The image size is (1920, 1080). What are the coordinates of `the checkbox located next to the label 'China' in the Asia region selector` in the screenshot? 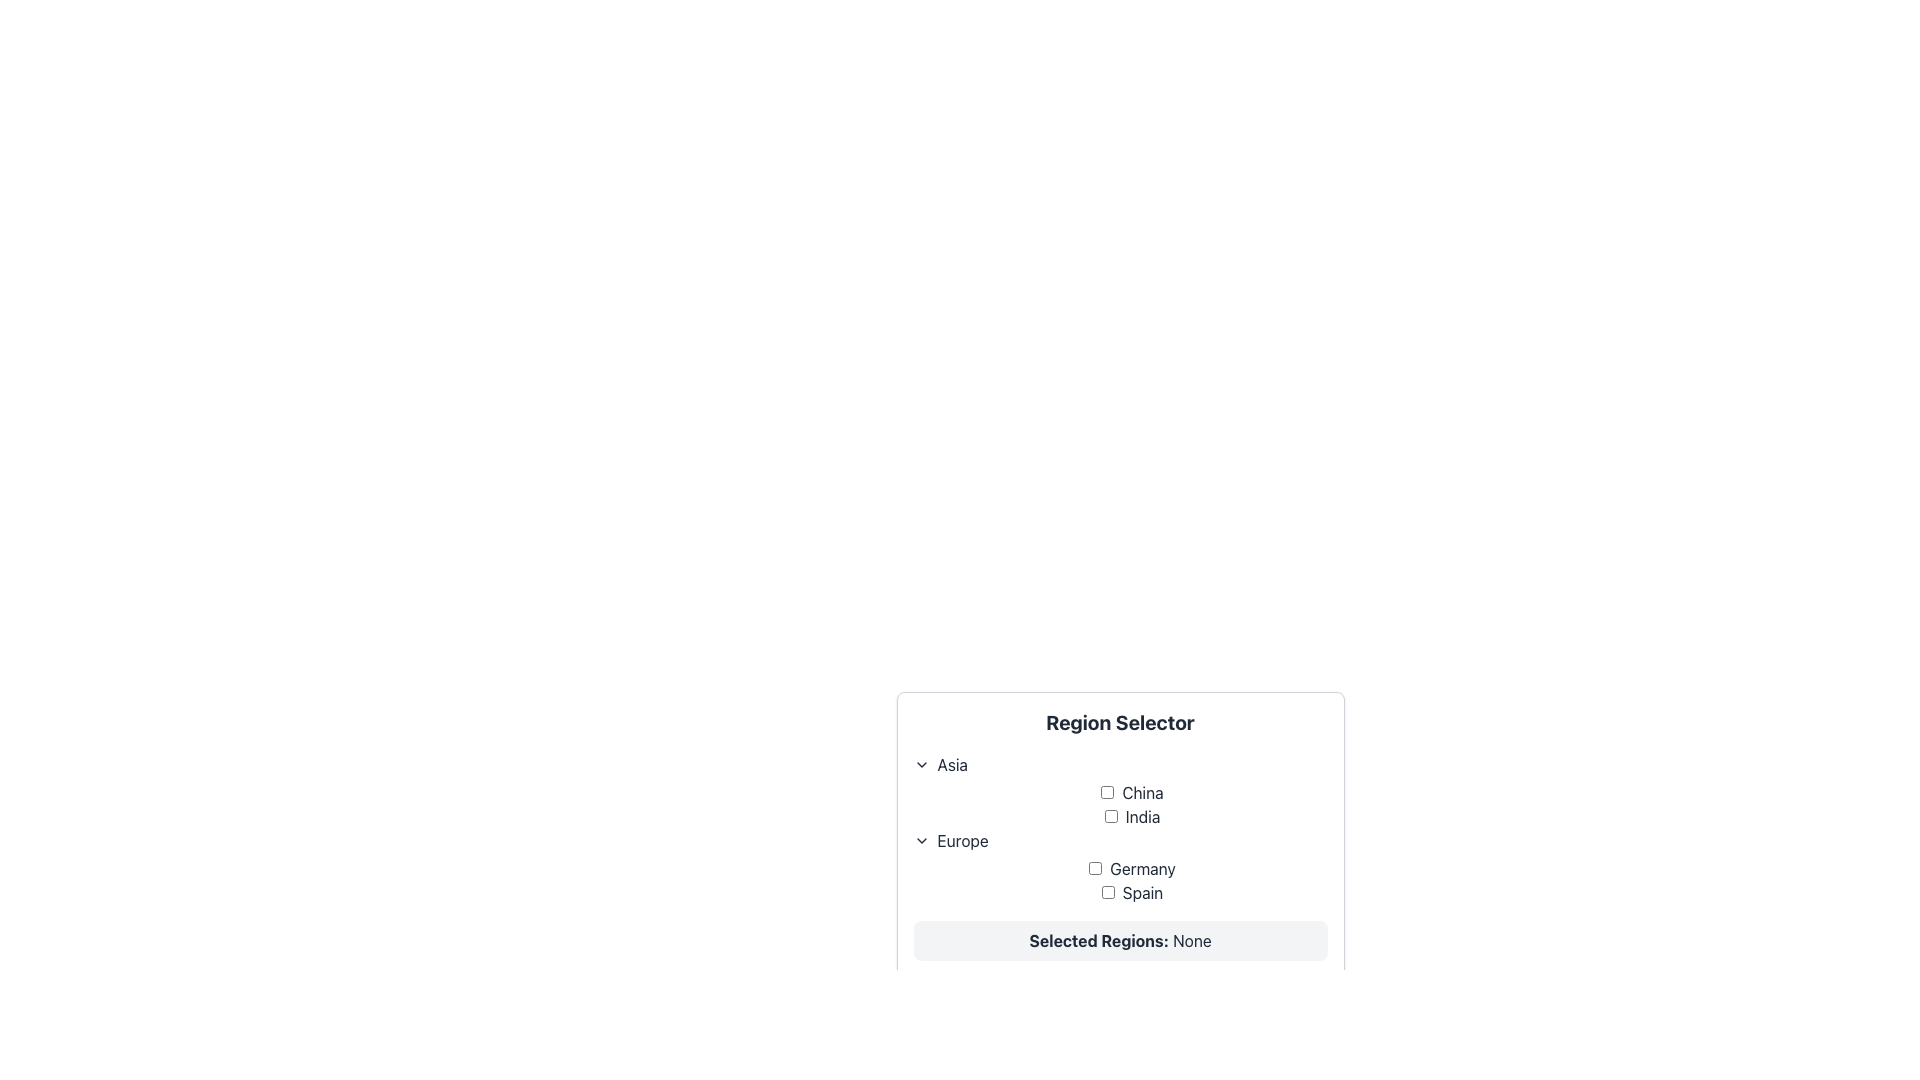 It's located at (1106, 791).